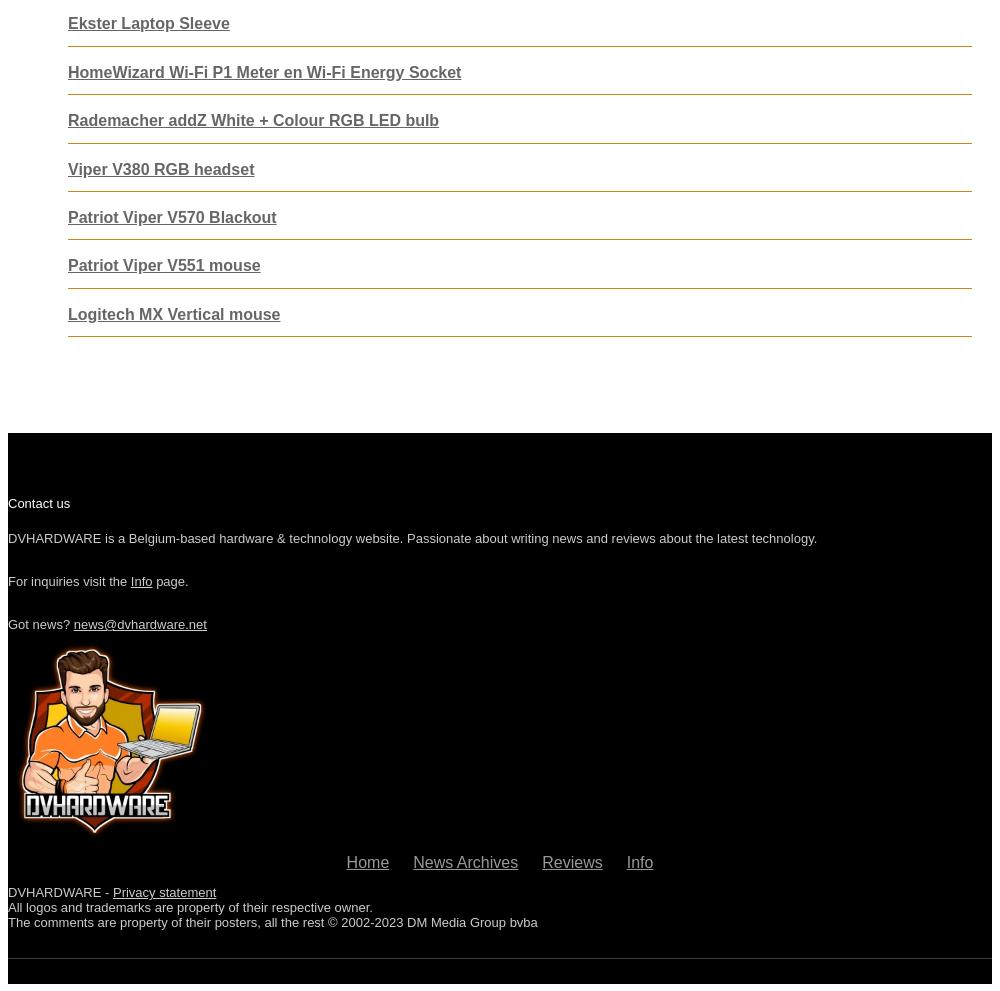  I want to click on 'DVHARDWARE is a Belgium-based hardware & technology website. Passionate about writing news and reviews about the latest technology.', so click(412, 538).